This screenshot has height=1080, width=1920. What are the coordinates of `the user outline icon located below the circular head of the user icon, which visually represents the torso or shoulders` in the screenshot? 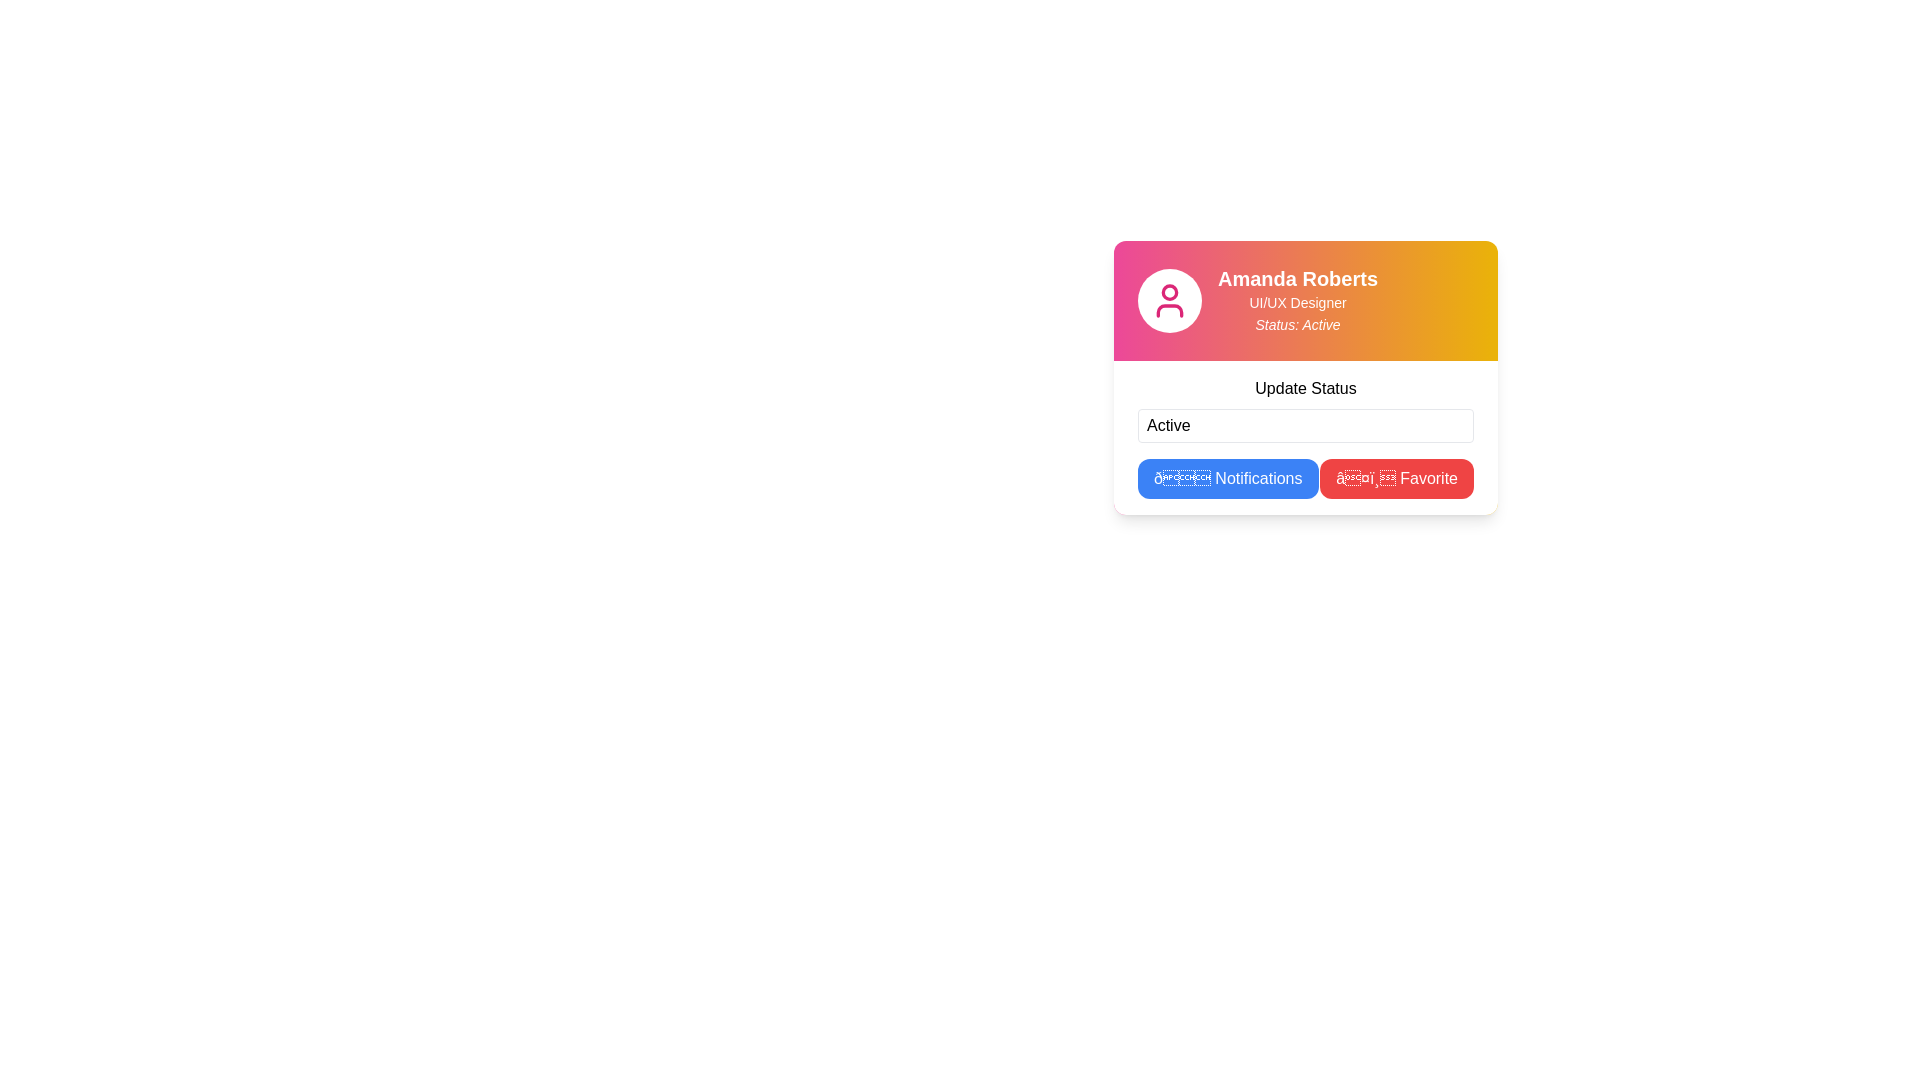 It's located at (1170, 311).